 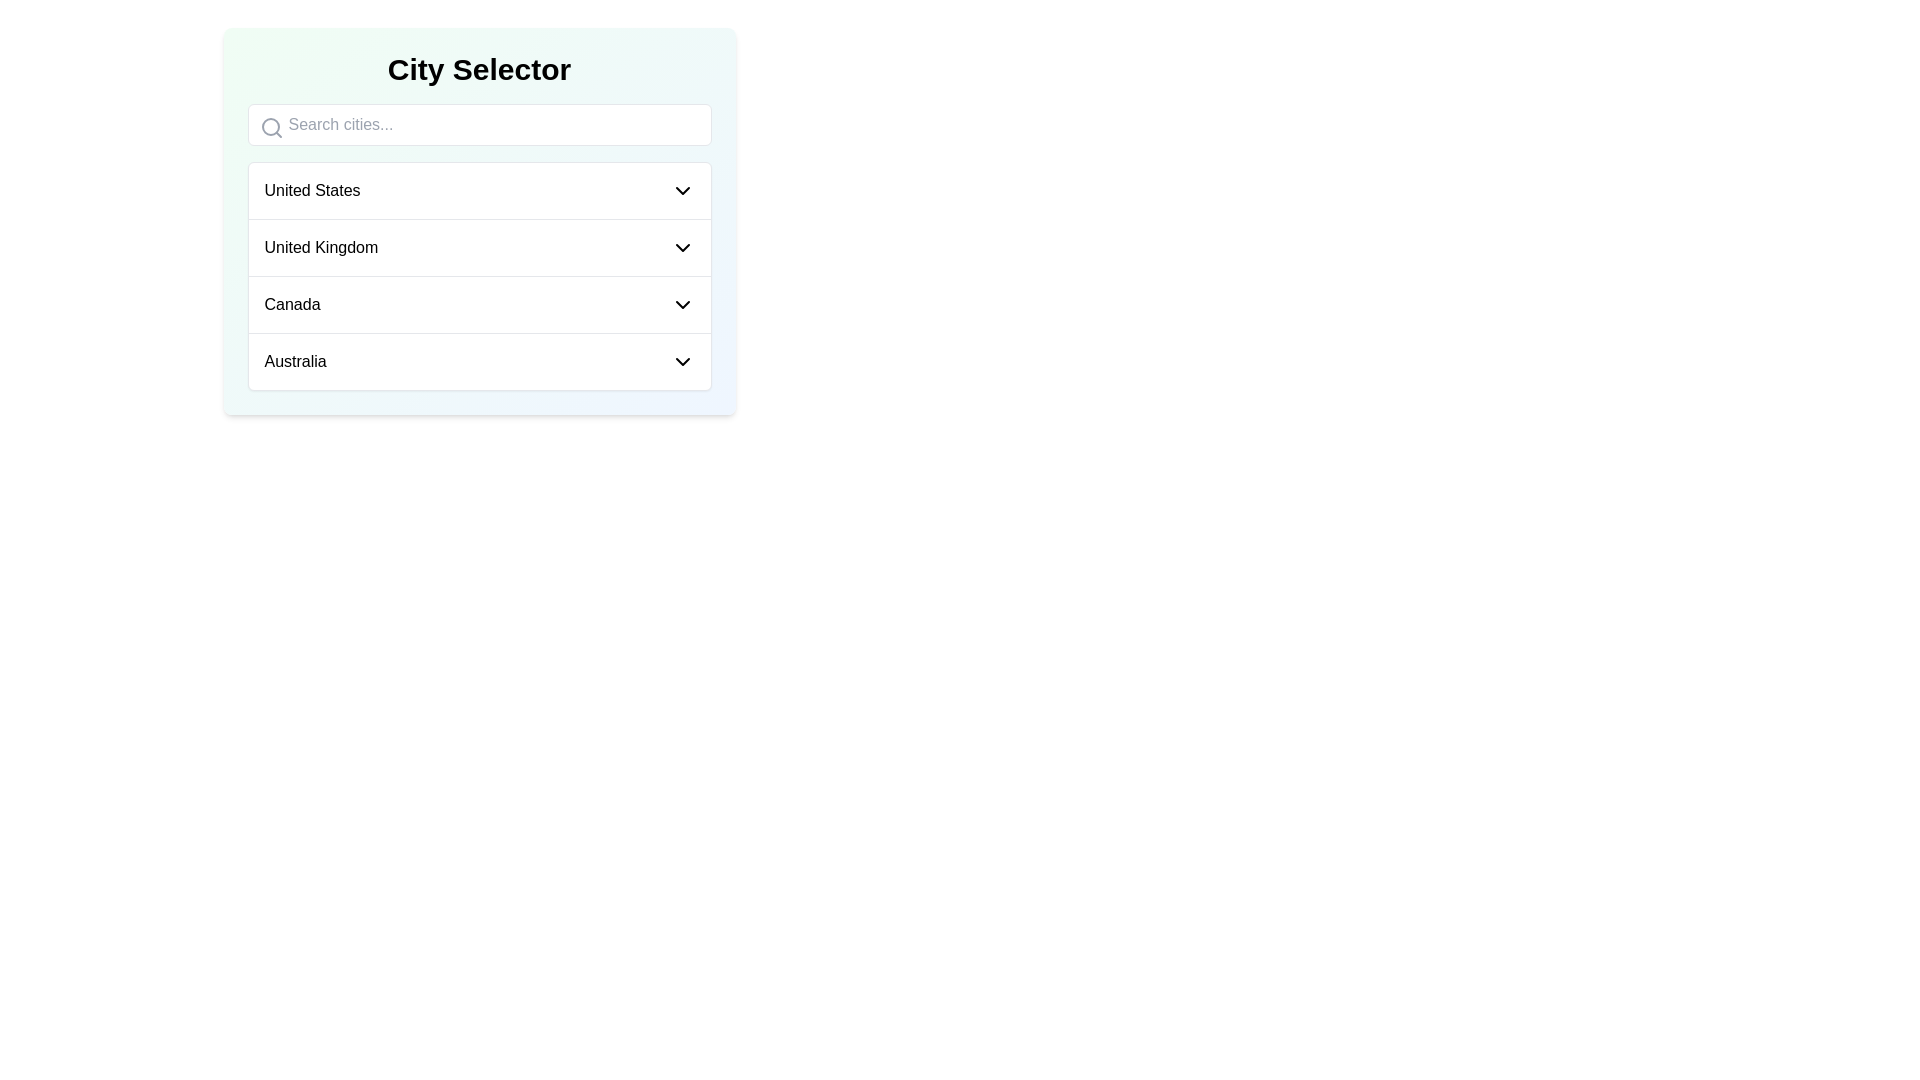 I want to click on the small downward-pointing chevron icon, which is outlined in black and filled with white, located to the right of the 'United Kingdom' label, so click(x=682, y=246).